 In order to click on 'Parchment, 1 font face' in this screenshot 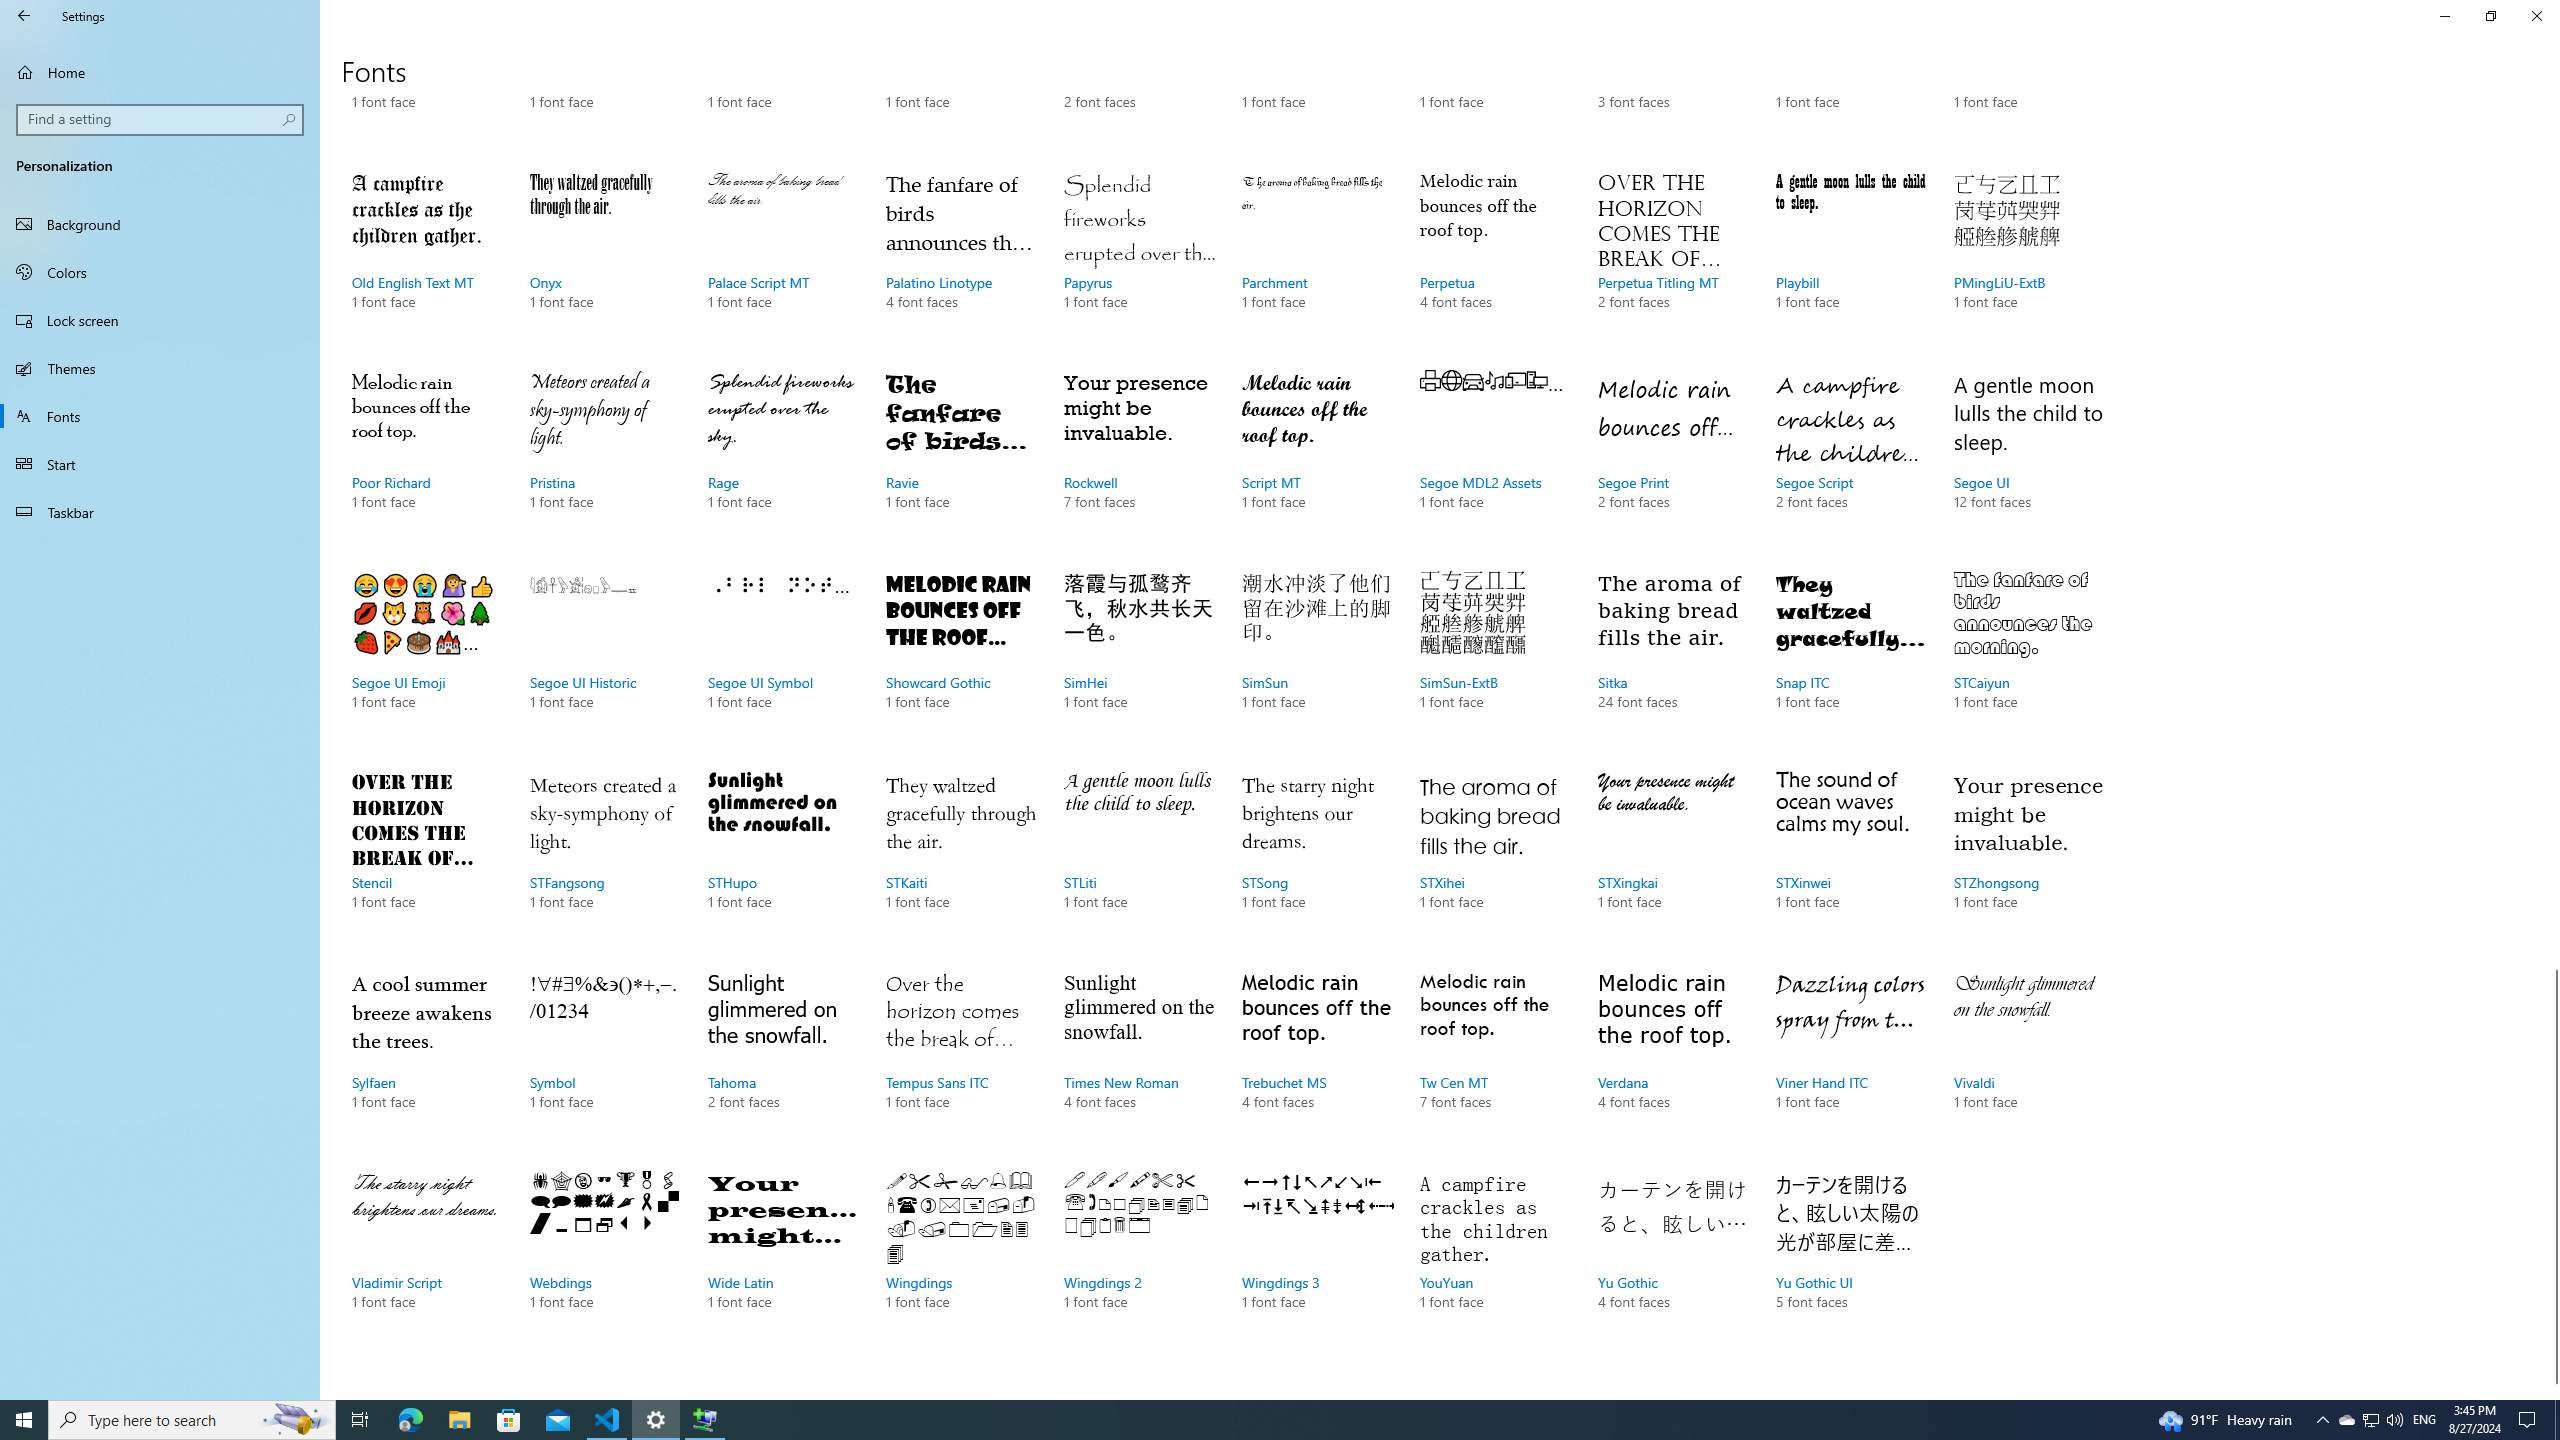, I will do `click(1316, 260)`.